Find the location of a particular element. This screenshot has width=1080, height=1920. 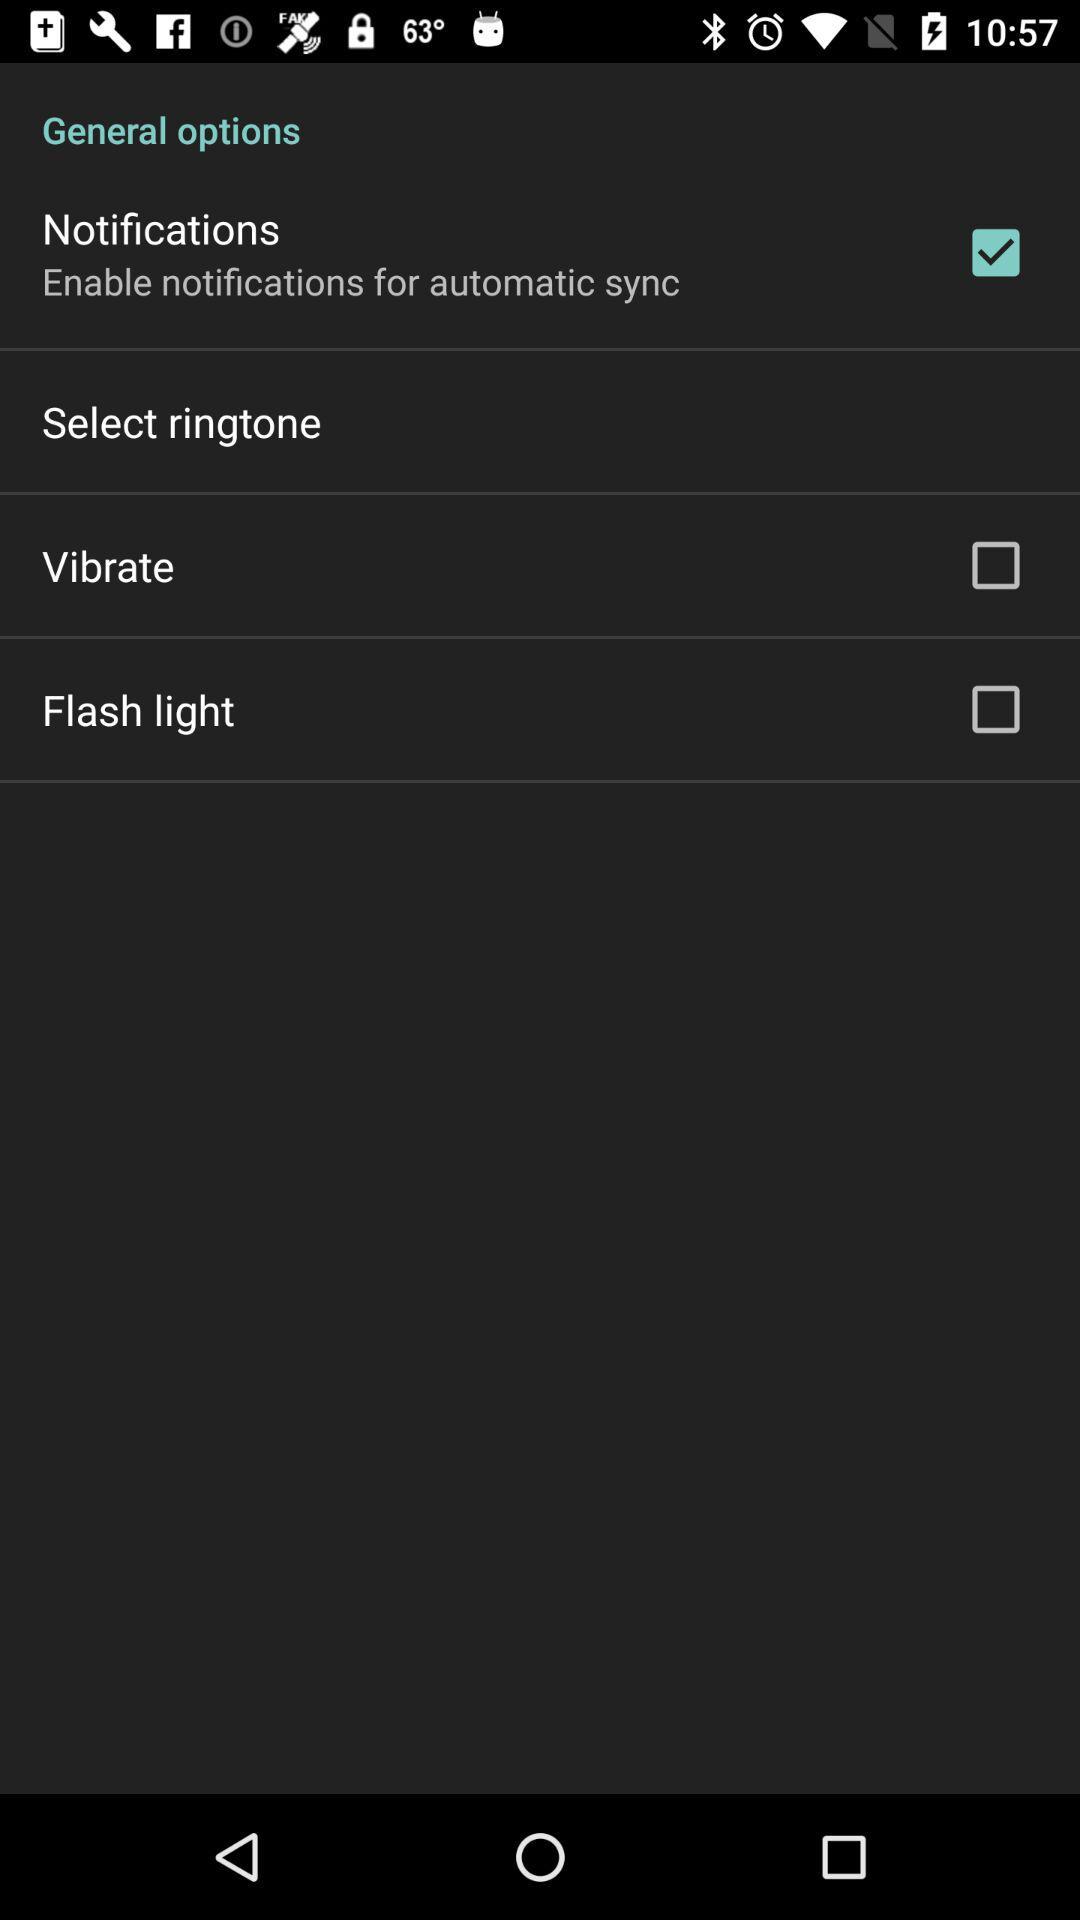

enable notifications for icon is located at coordinates (361, 280).